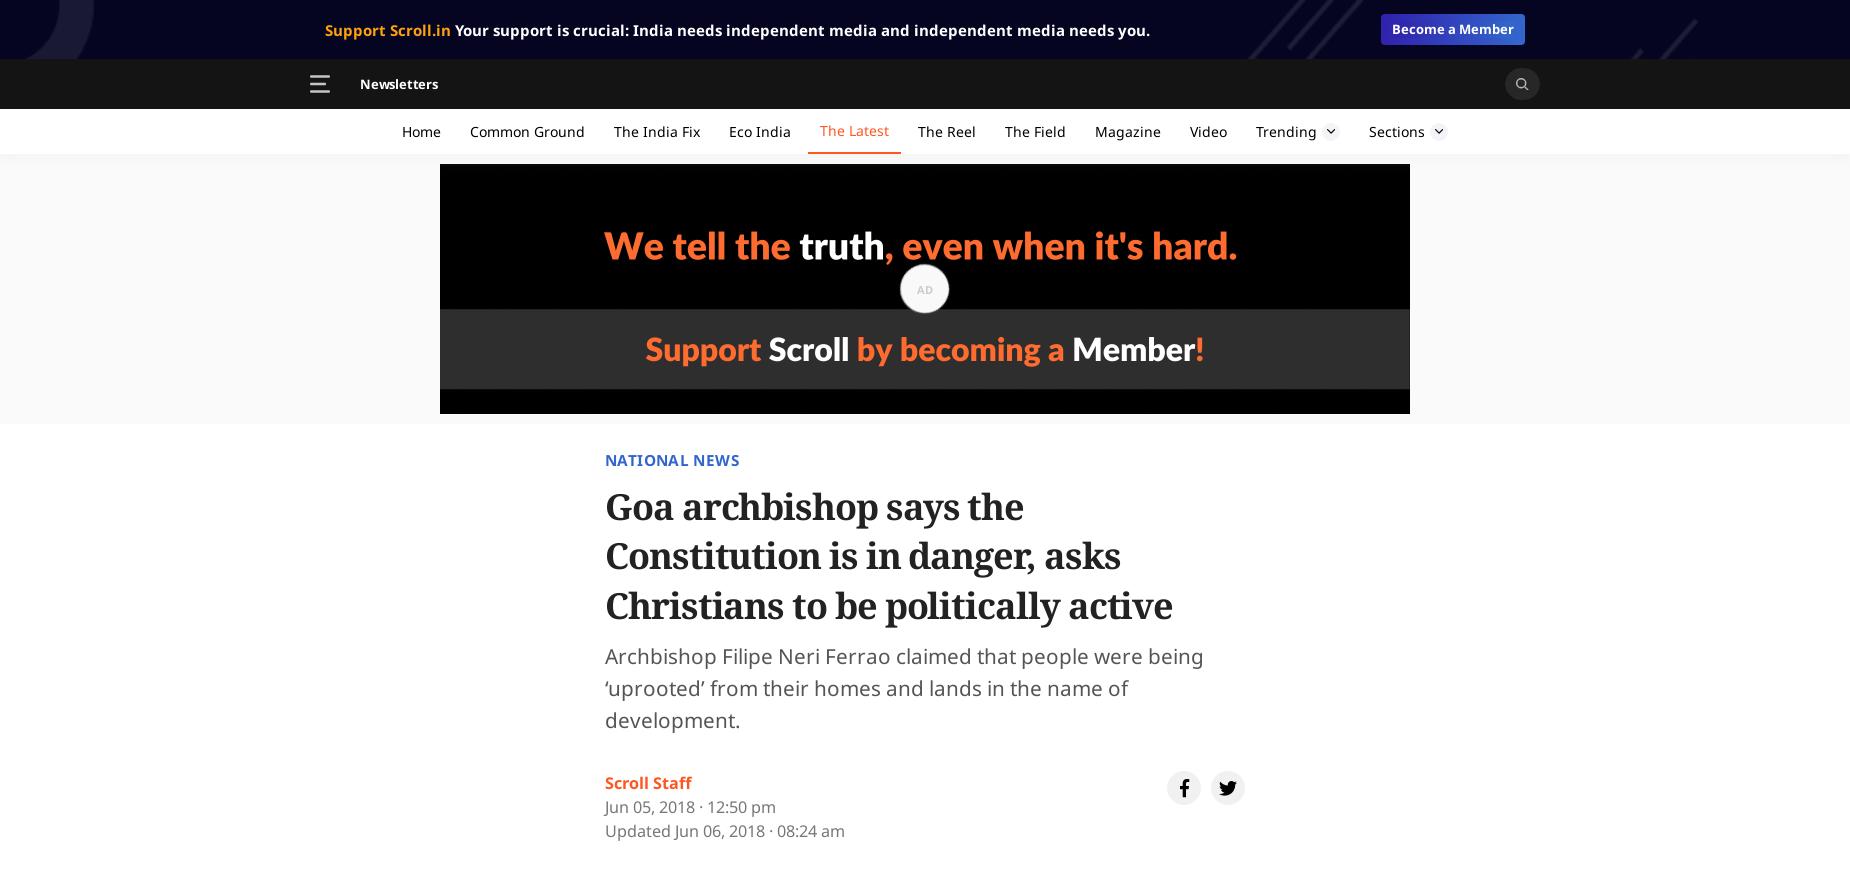 The width and height of the screenshot is (1850, 869). What do you see at coordinates (925, 287) in the screenshot?
I see `'Ad'` at bounding box center [925, 287].